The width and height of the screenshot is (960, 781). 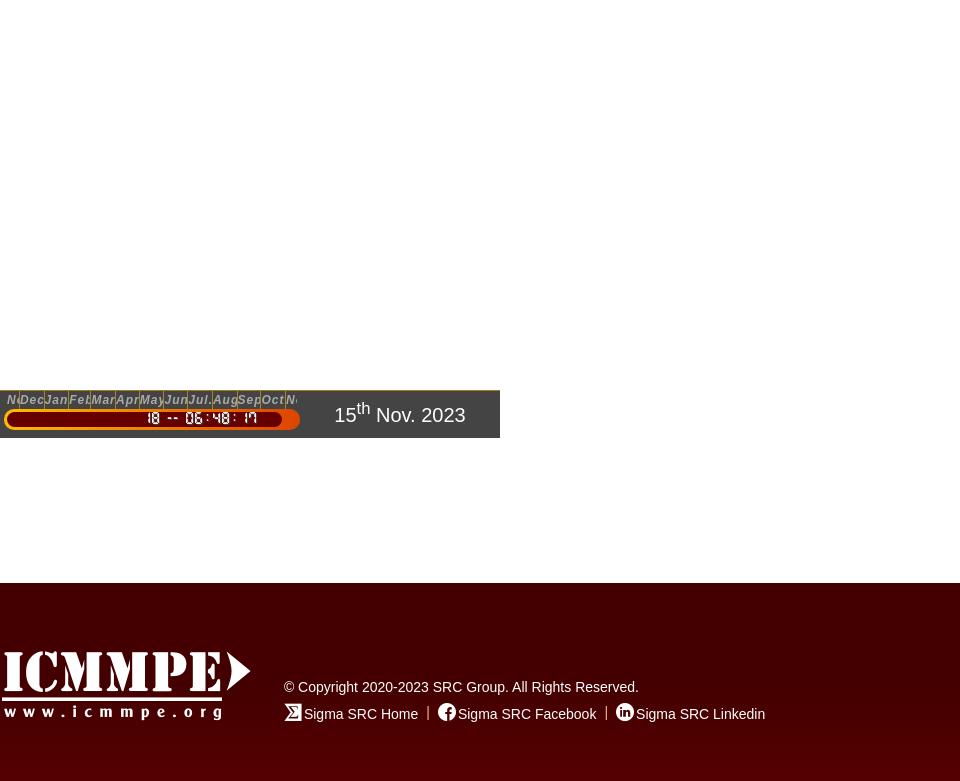 I want to click on 'Feb.', so click(x=69, y=399).